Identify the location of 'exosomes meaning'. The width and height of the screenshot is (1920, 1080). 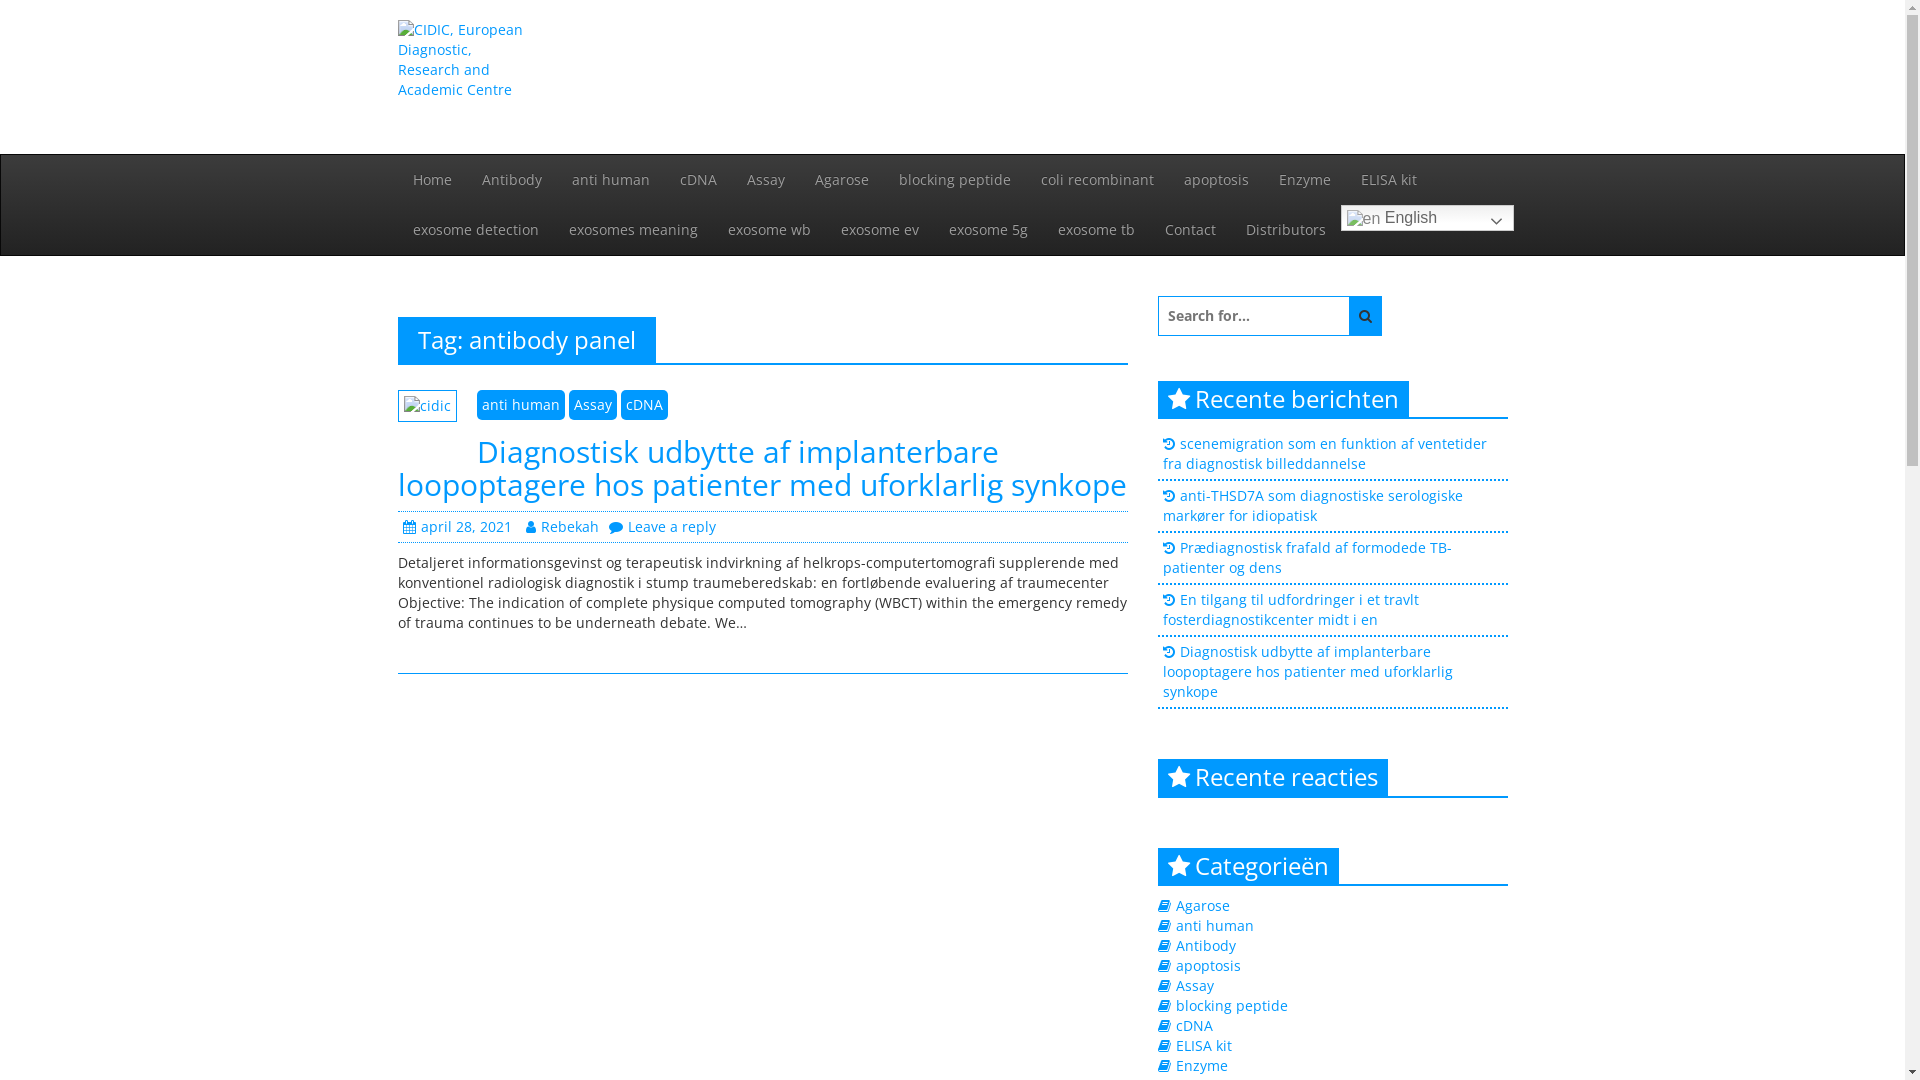
(553, 229).